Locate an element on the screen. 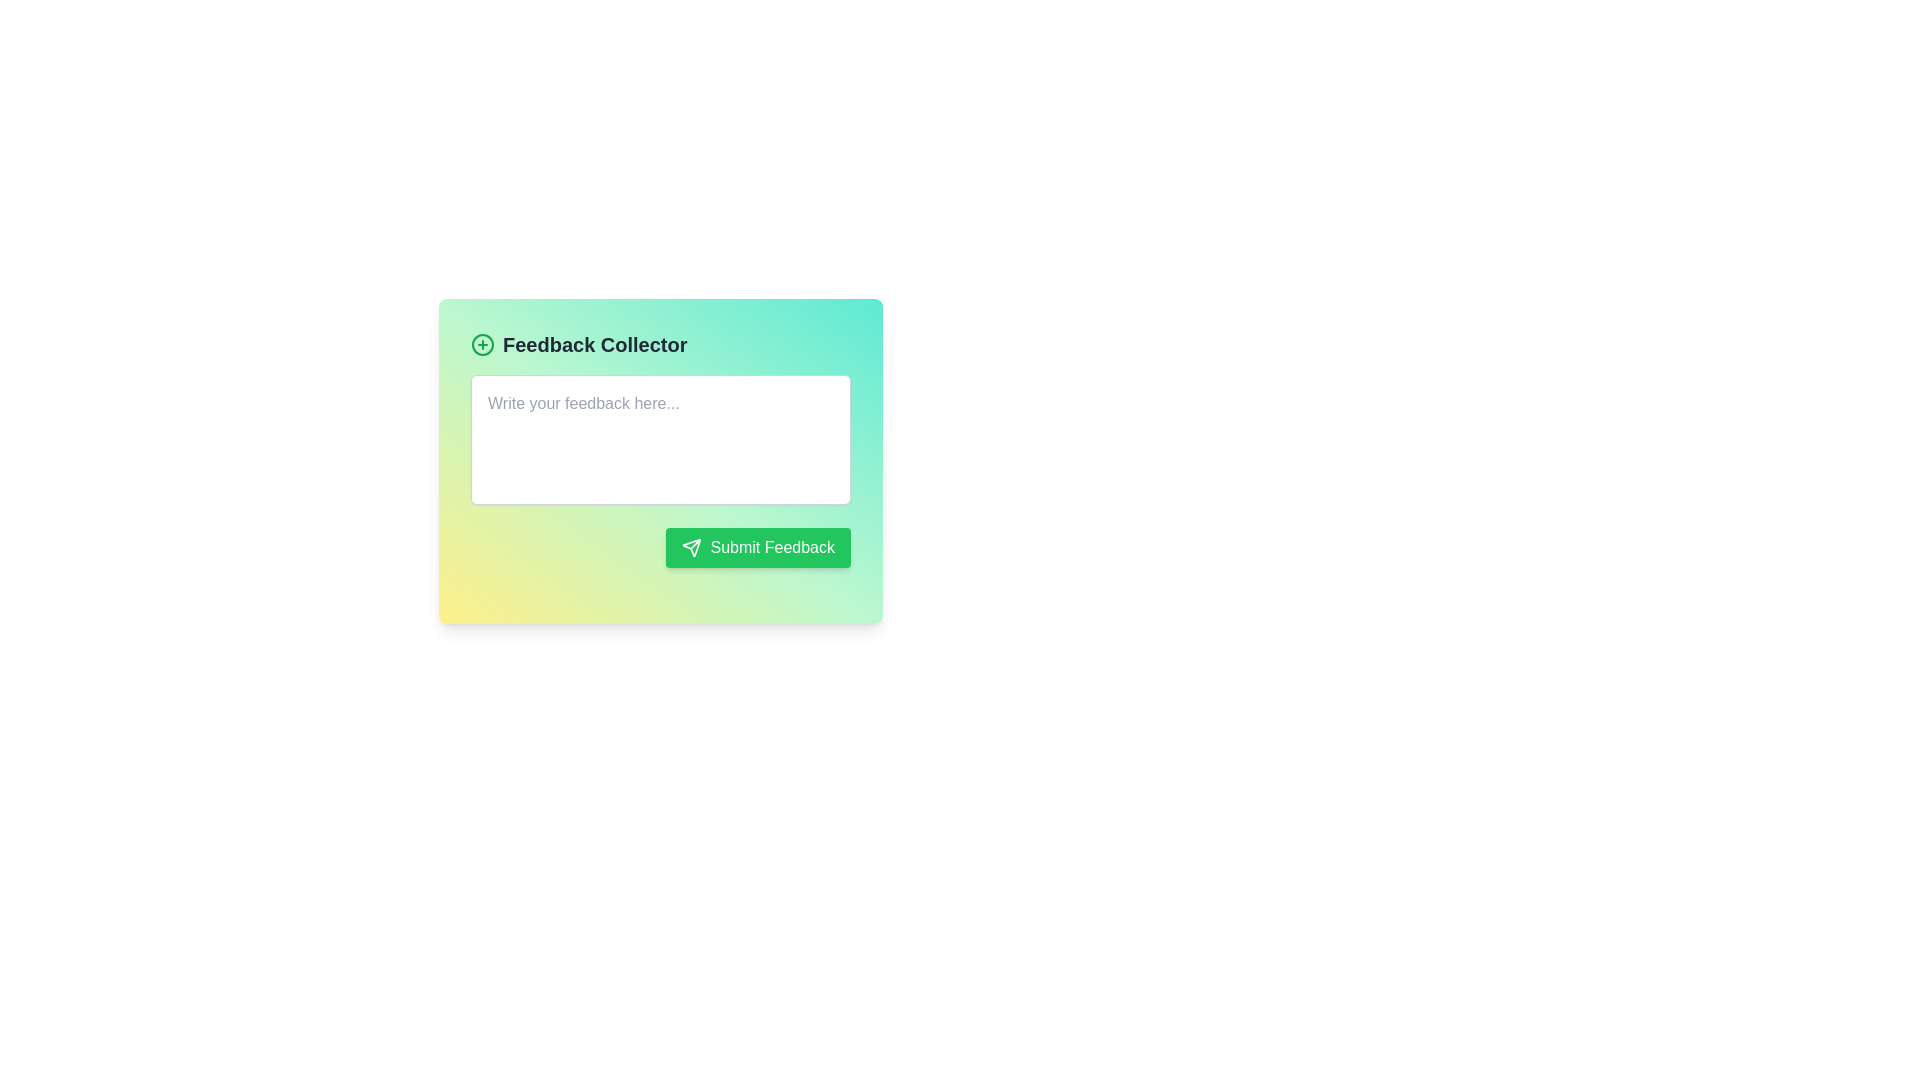  the outer circular part of the addition icon located at the top-left corner inside the 'Feedback Collector' area is located at coordinates (483, 343).